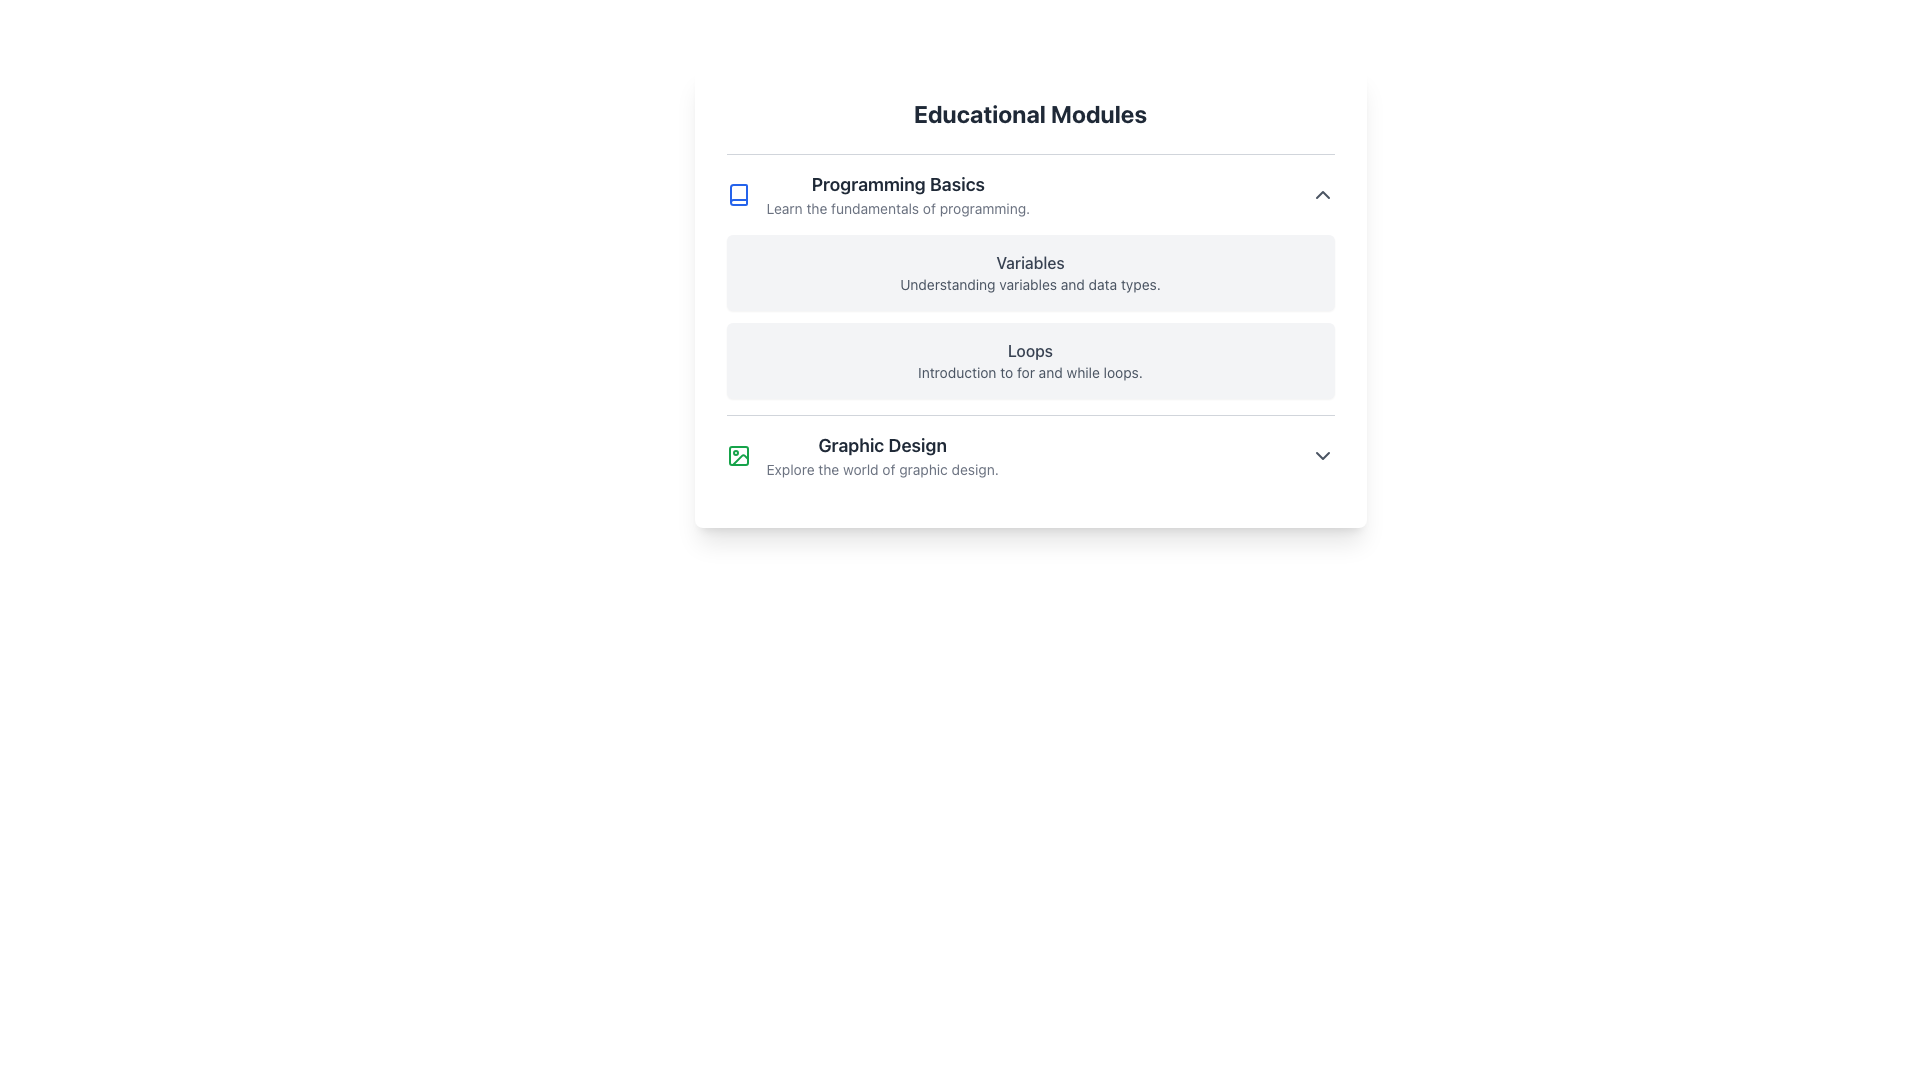  Describe the element at coordinates (878, 195) in the screenshot. I see `the 'Programming Basics' navigation link located at the top-left of the 'Educational Modules' list` at that location.